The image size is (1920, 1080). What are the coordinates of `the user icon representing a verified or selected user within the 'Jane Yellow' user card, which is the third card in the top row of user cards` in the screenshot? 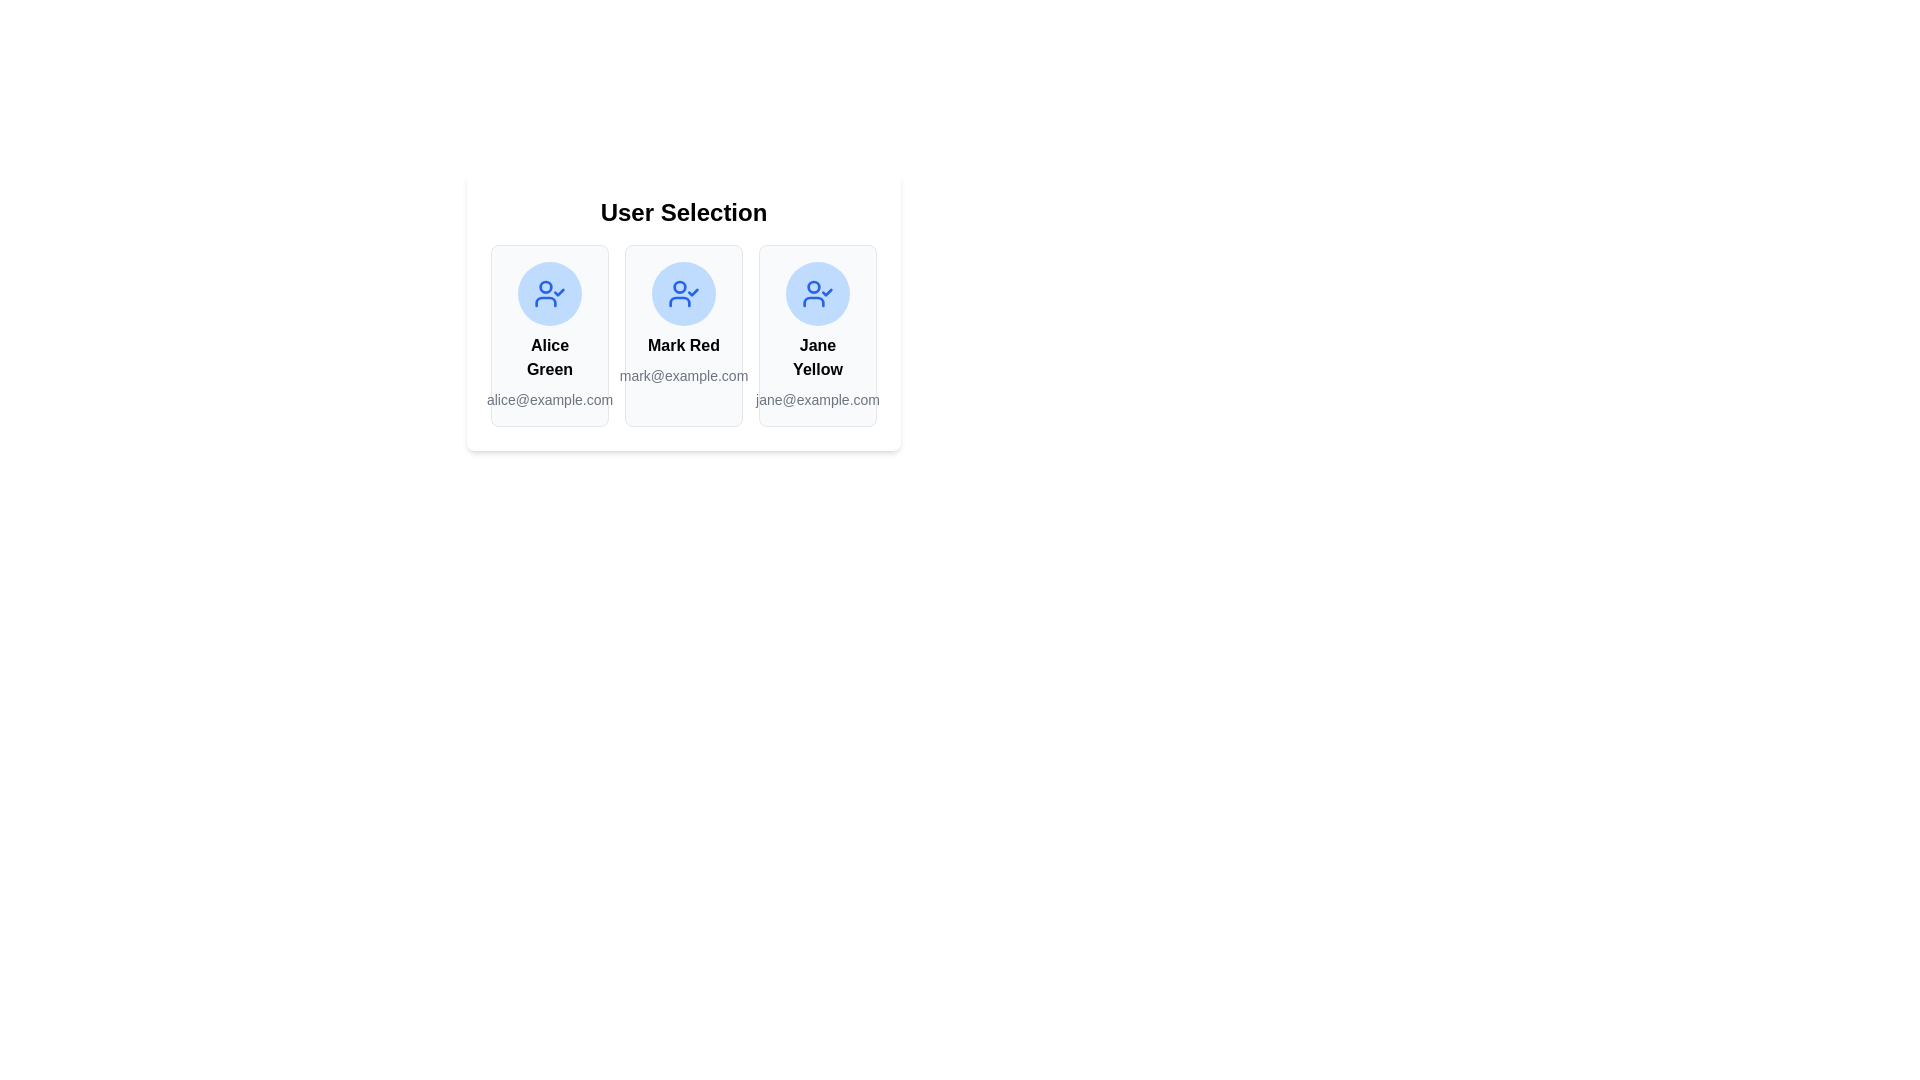 It's located at (817, 293).